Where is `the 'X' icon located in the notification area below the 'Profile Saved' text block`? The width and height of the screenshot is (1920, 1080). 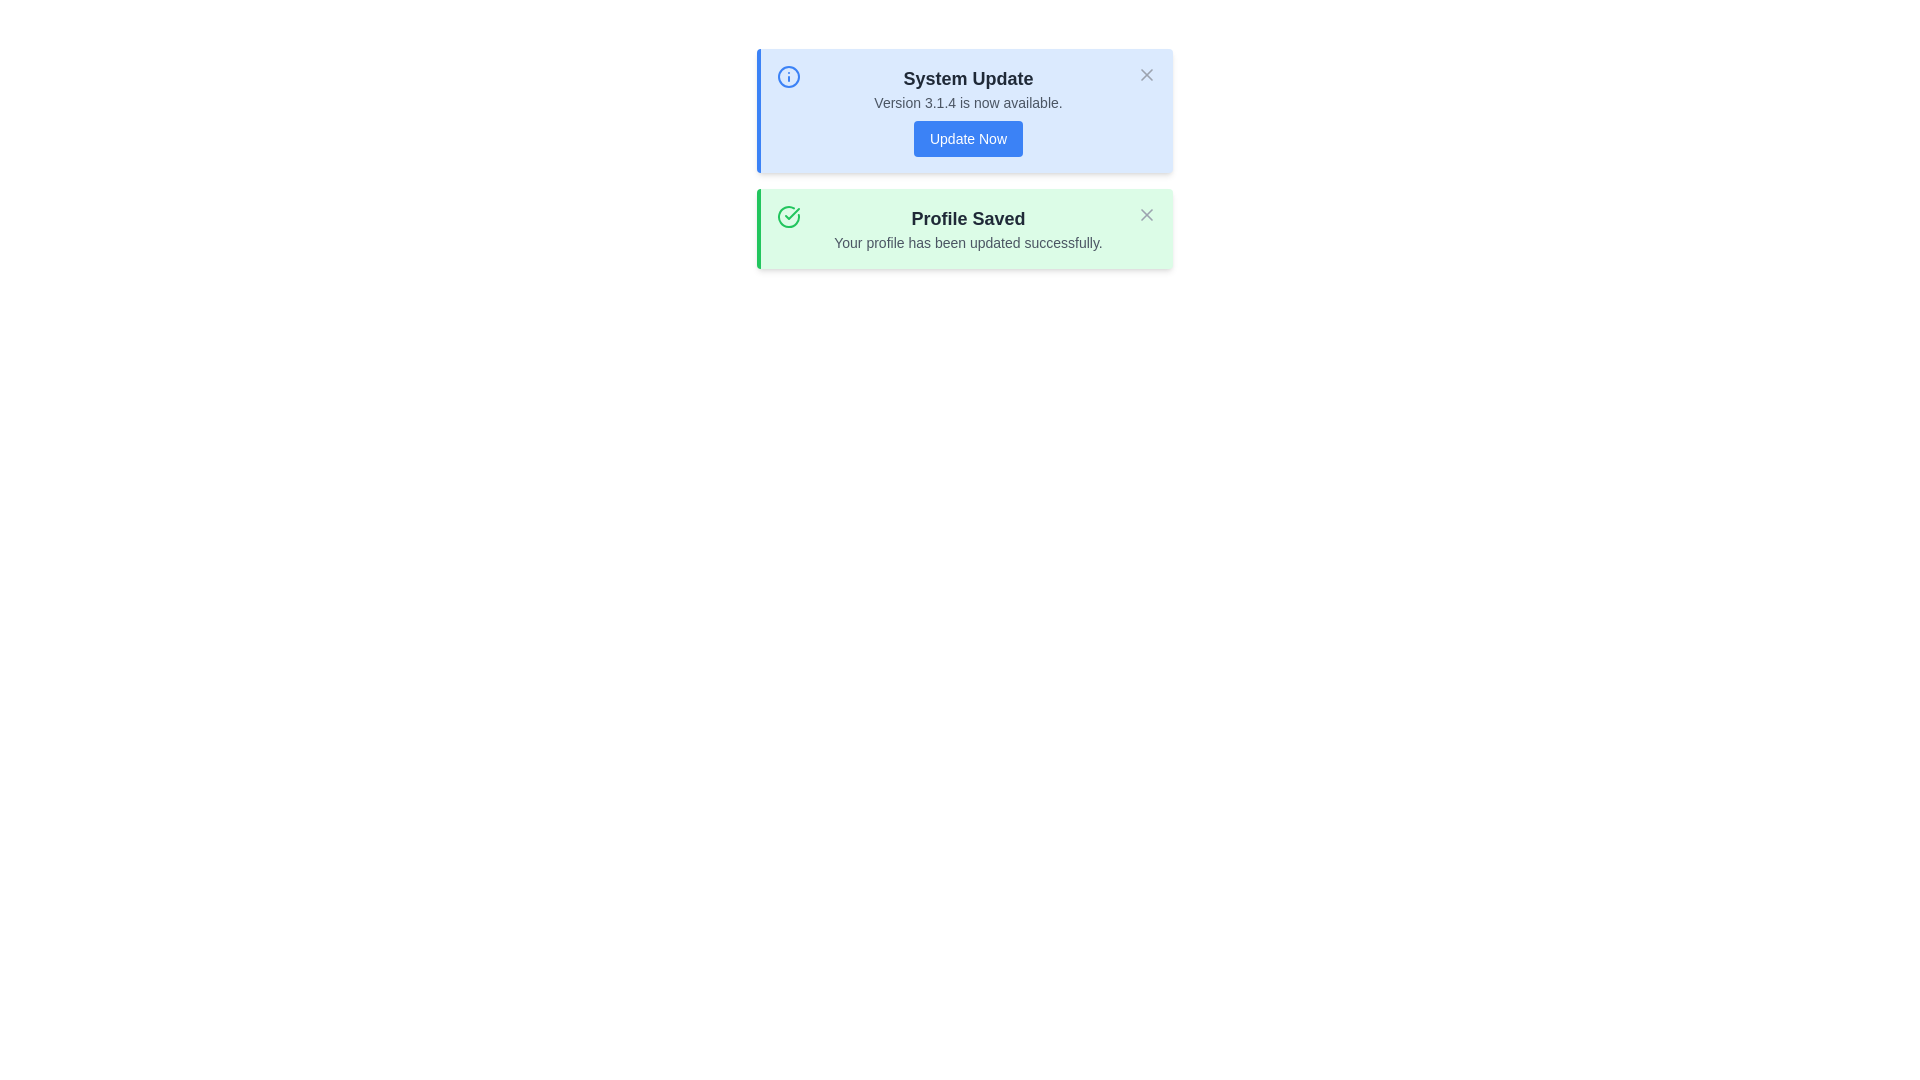 the 'X' icon located in the notification area below the 'Profile Saved' text block is located at coordinates (1146, 215).